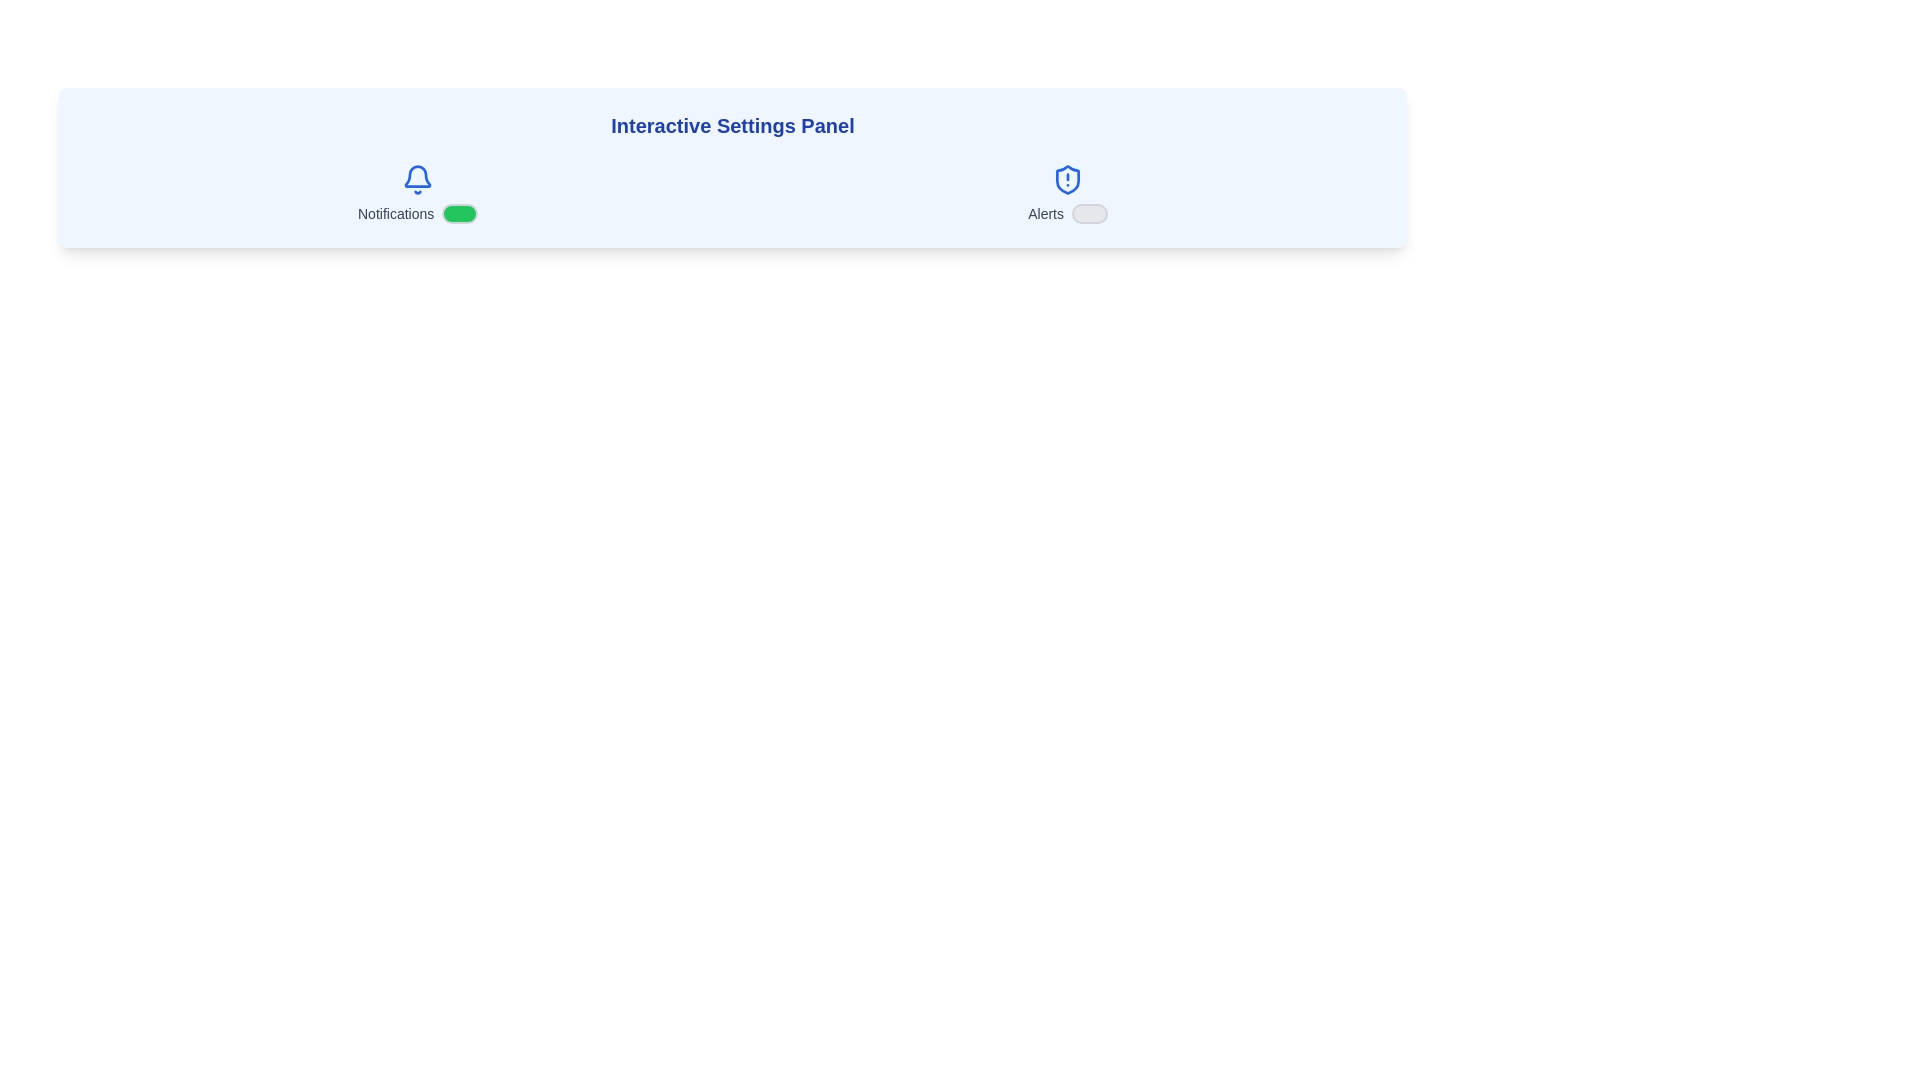 This screenshot has width=1920, height=1080. I want to click on the 'Alerts' switch to toggle its state, so click(1088, 213).